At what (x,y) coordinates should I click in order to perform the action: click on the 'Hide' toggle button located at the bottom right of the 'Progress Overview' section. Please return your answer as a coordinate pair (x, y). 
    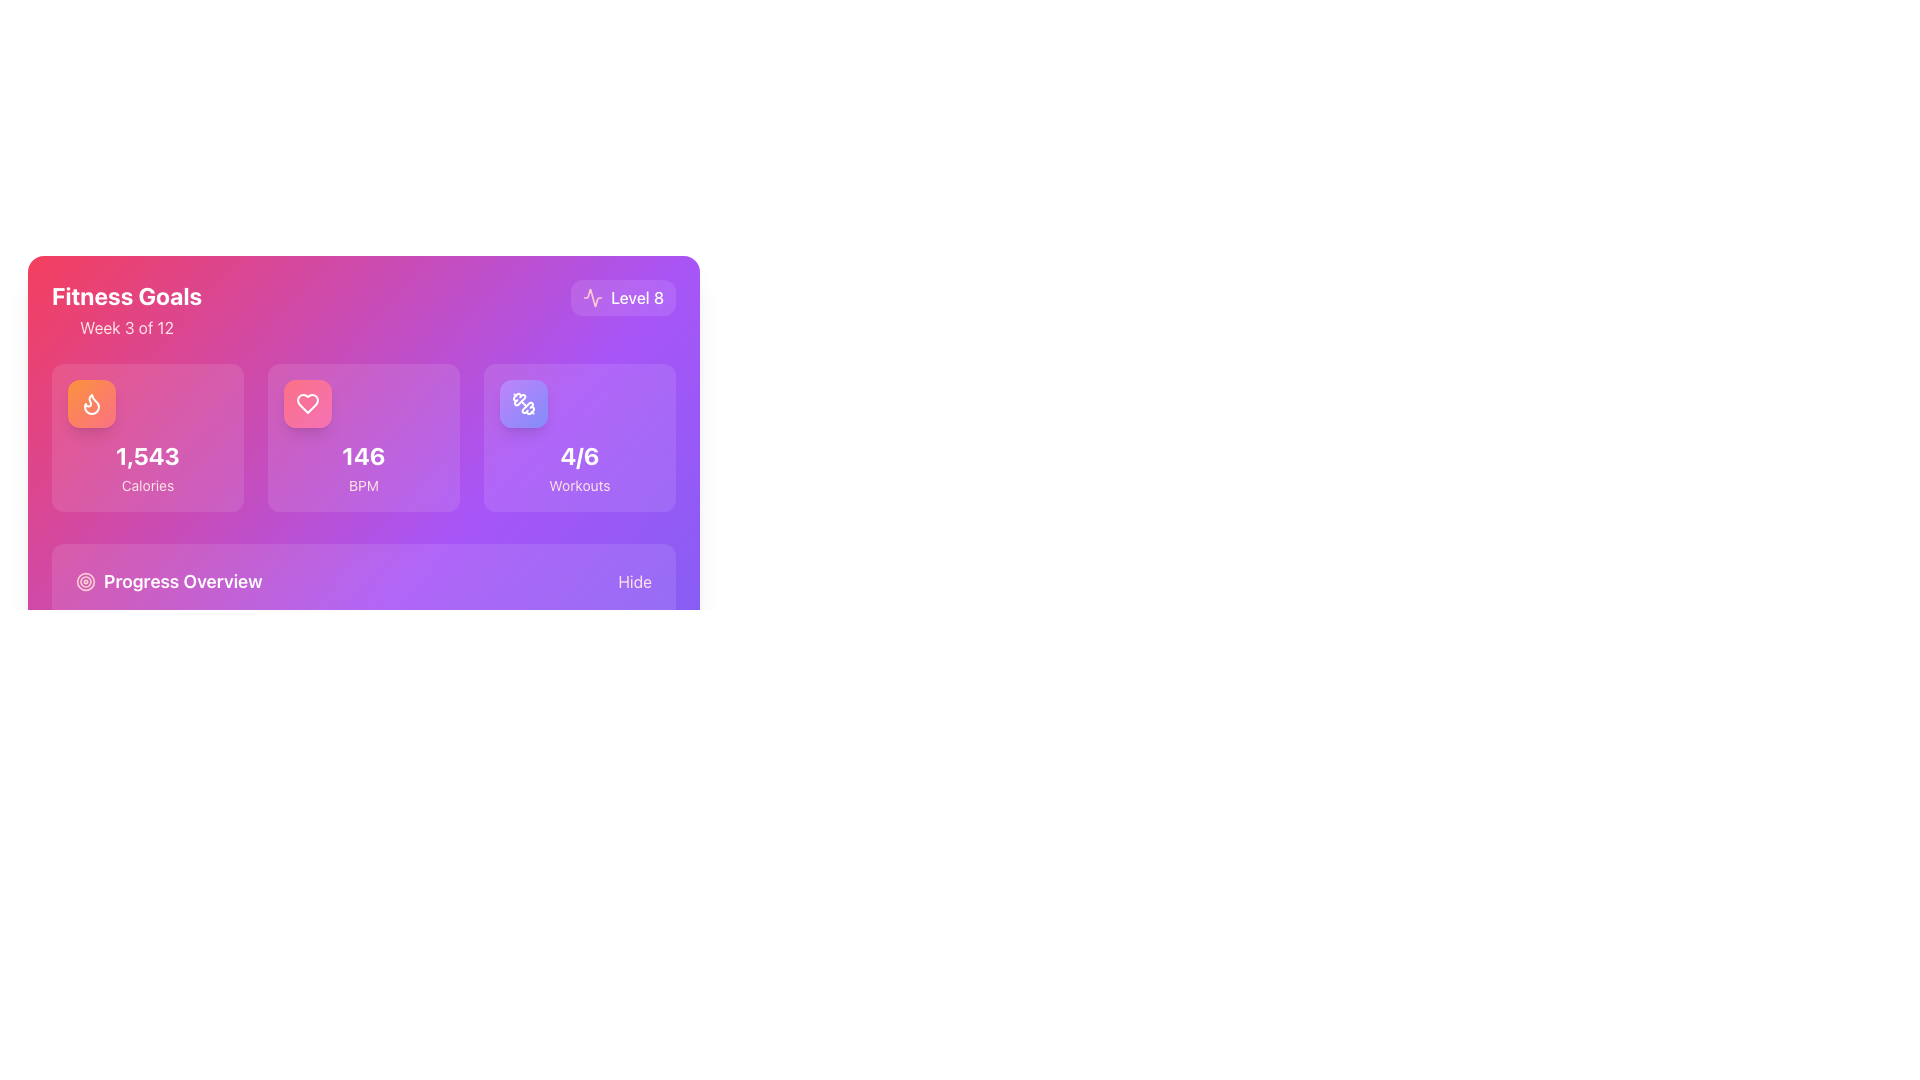
    Looking at the image, I should click on (634, 582).